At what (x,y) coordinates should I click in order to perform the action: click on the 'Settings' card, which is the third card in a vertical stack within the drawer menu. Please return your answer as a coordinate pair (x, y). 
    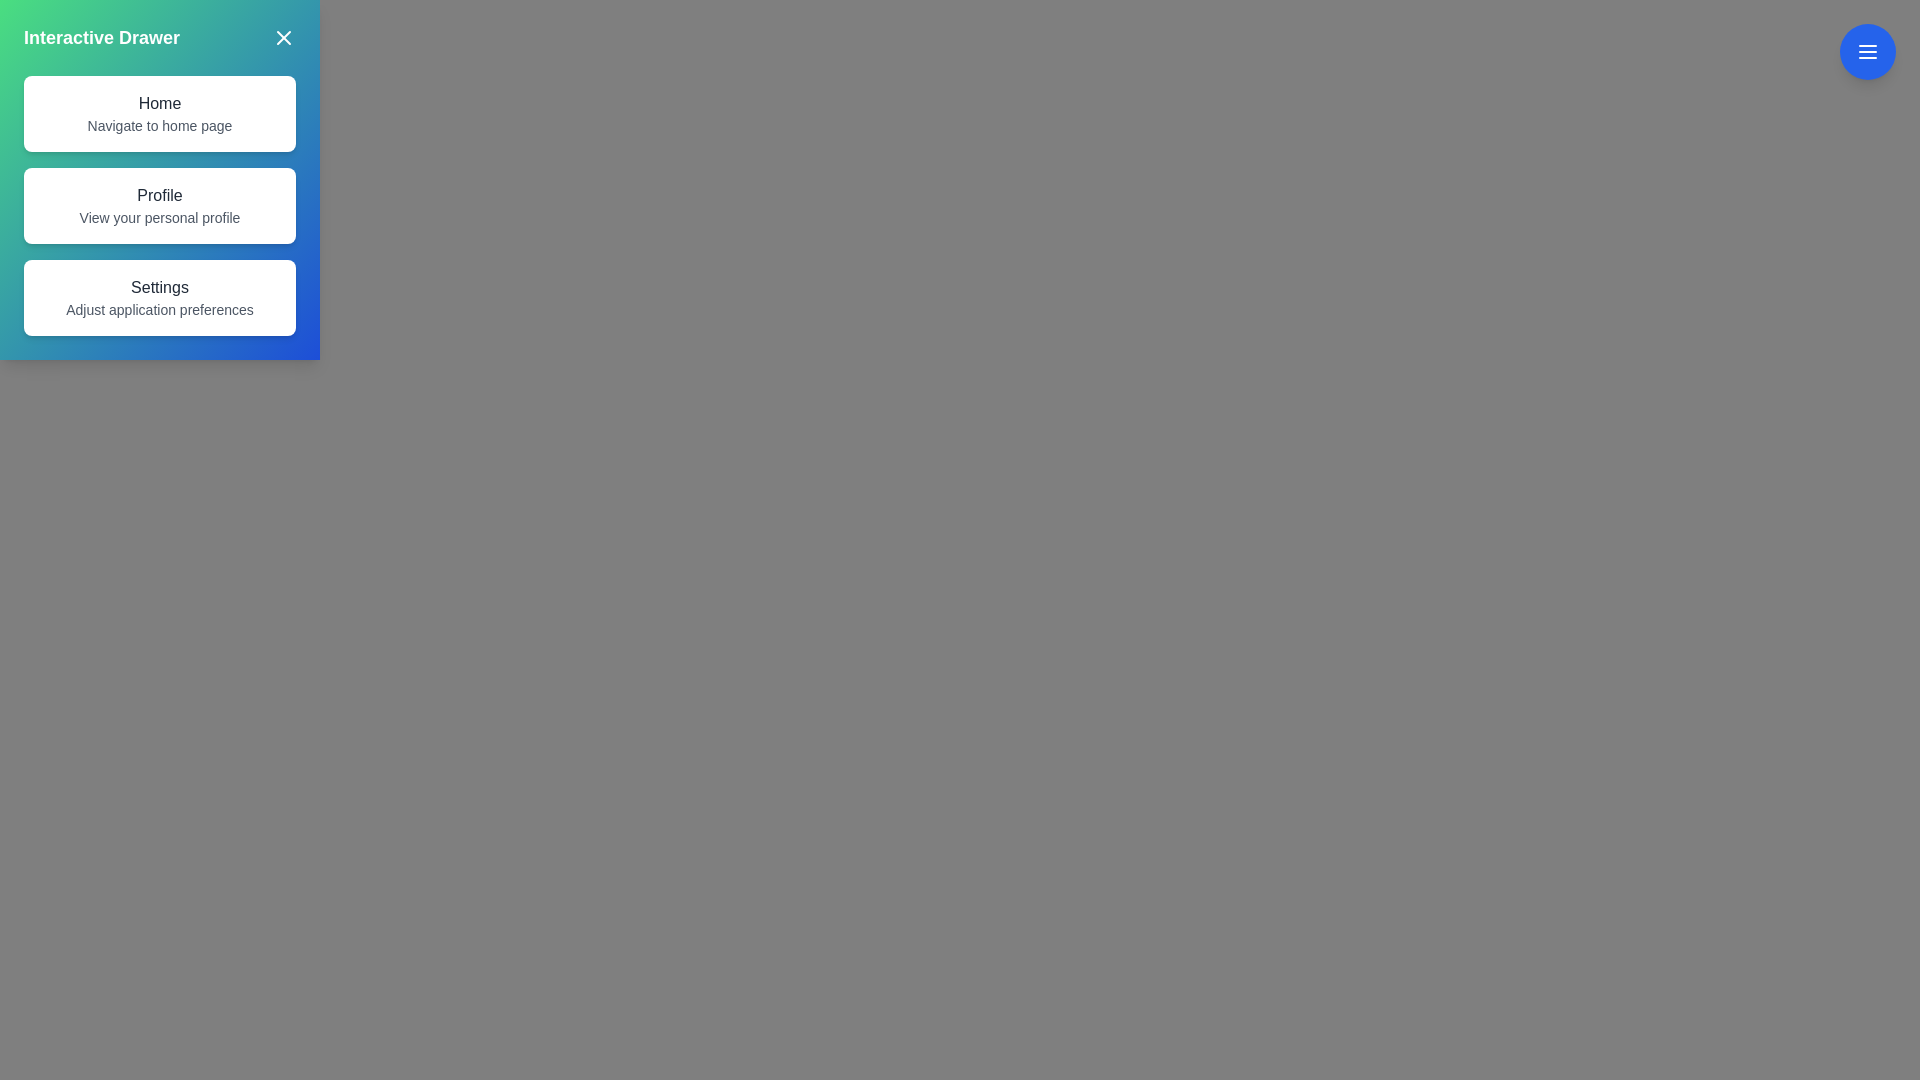
    Looking at the image, I should click on (158, 297).